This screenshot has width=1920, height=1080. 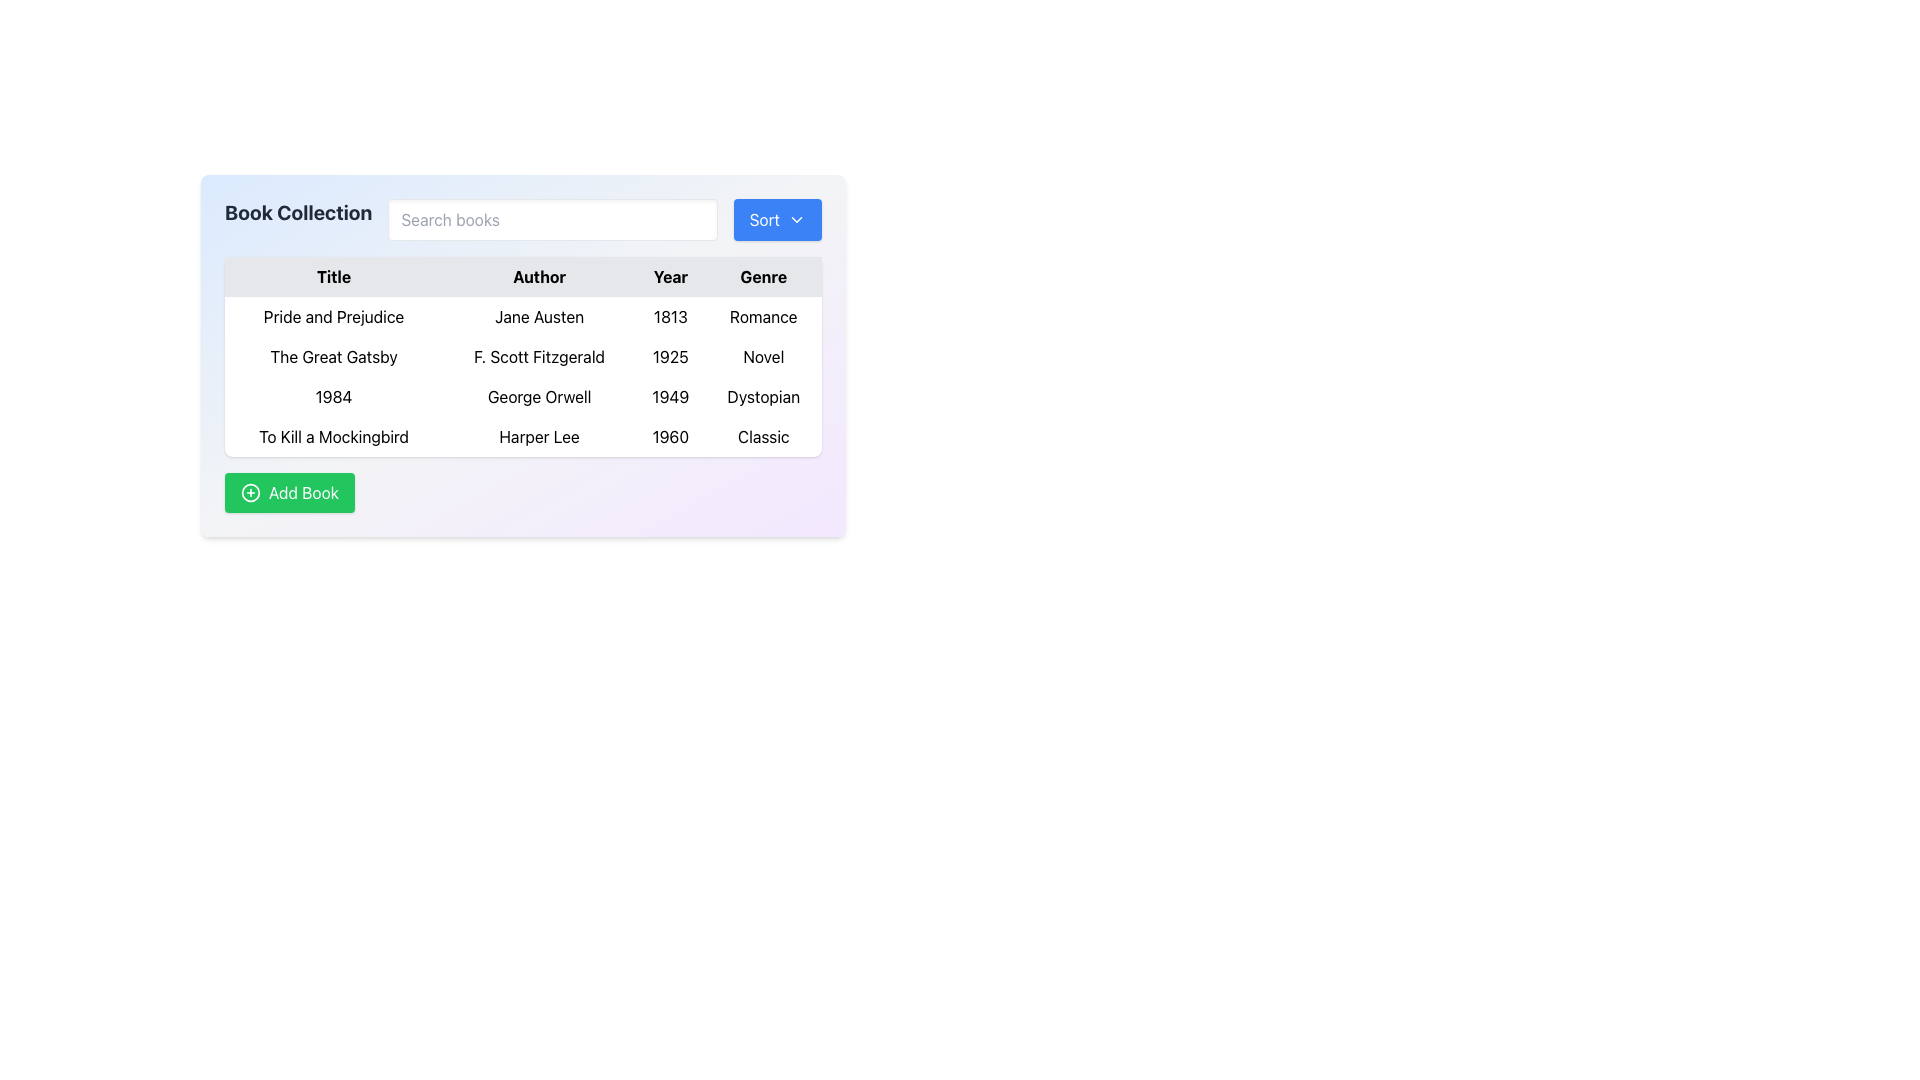 What do you see at coordinates (795, 219) in the screenshot?
I see `the Chevron Icon (SVG) located to the right of the 'Sort' text within the 'Sort' button in the top-right corner of the interface` at bounding box center [795, 219].